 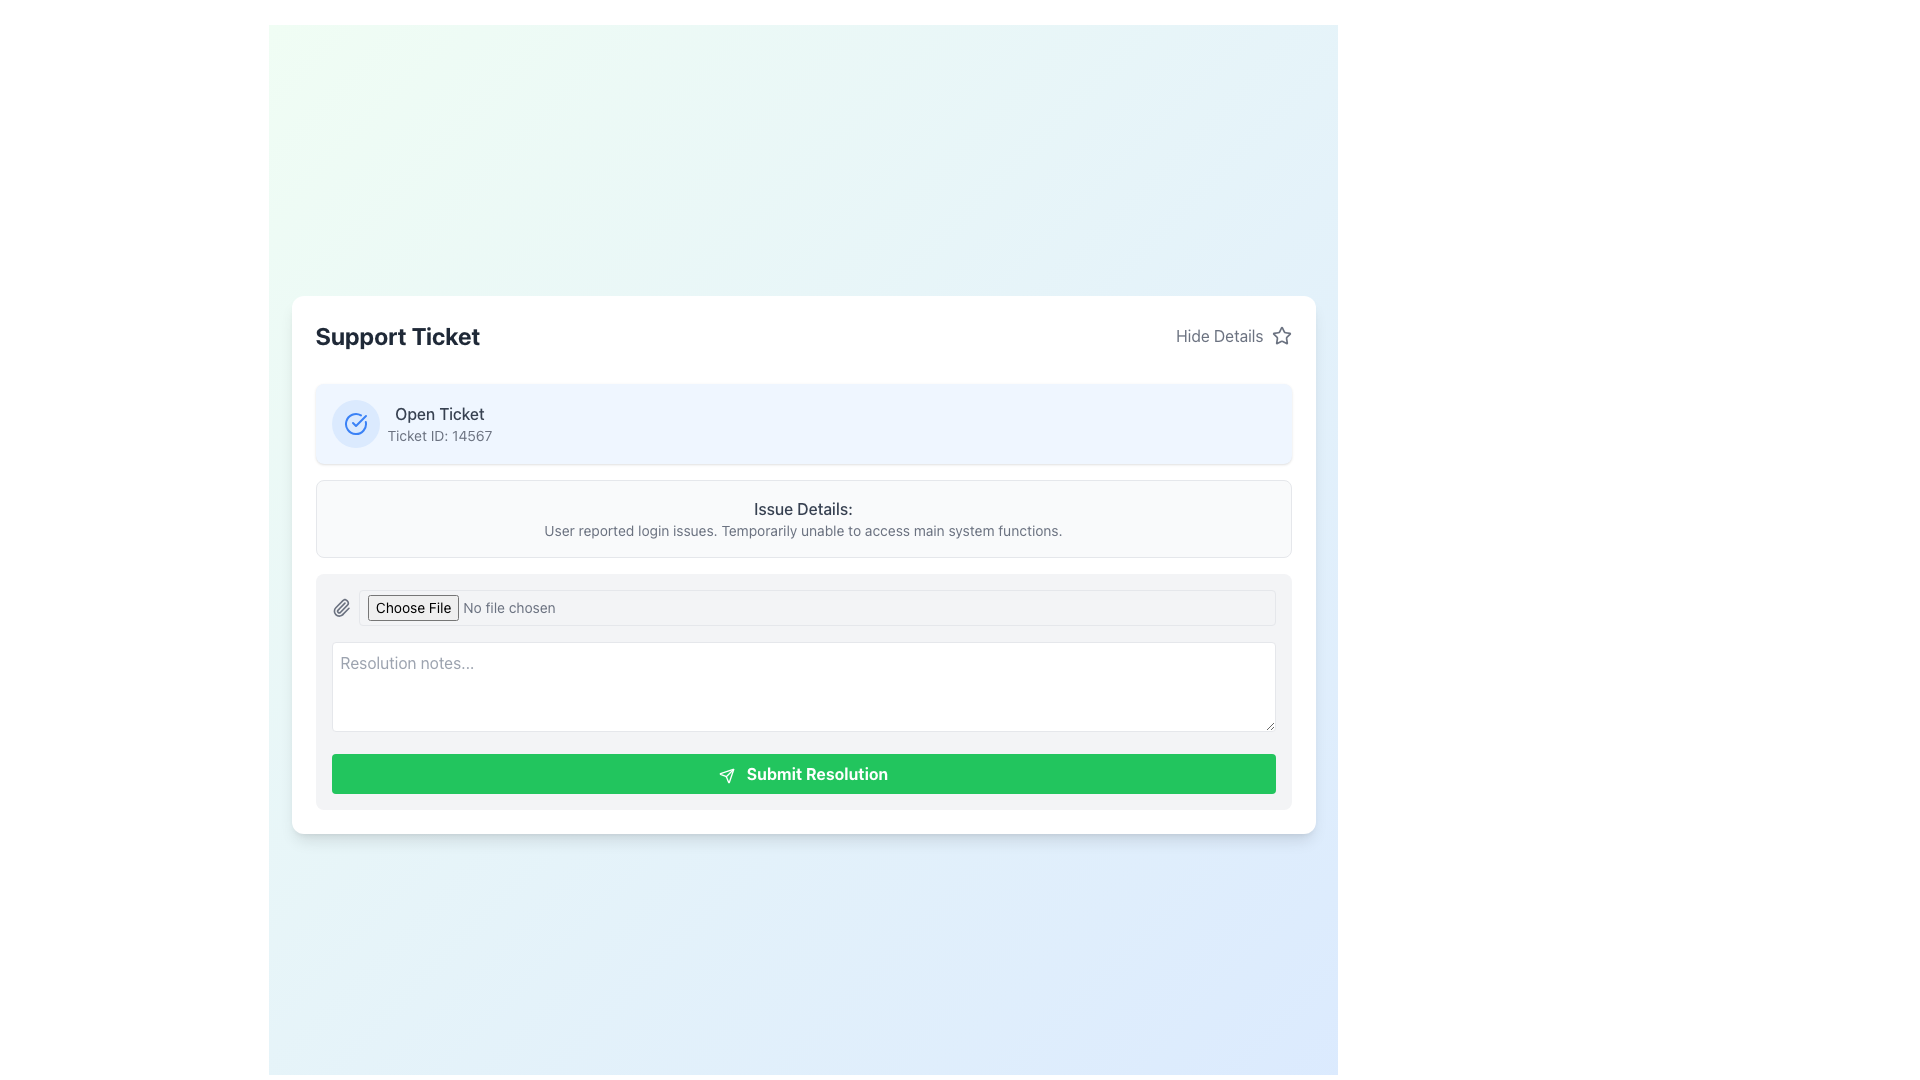 What do you see at coordinates (1281, 334) in the screenshot?
I see `the toggle icon button located at the right-hand corner of the 'Support Ticket' panel` at bounding box center [1281, 334].